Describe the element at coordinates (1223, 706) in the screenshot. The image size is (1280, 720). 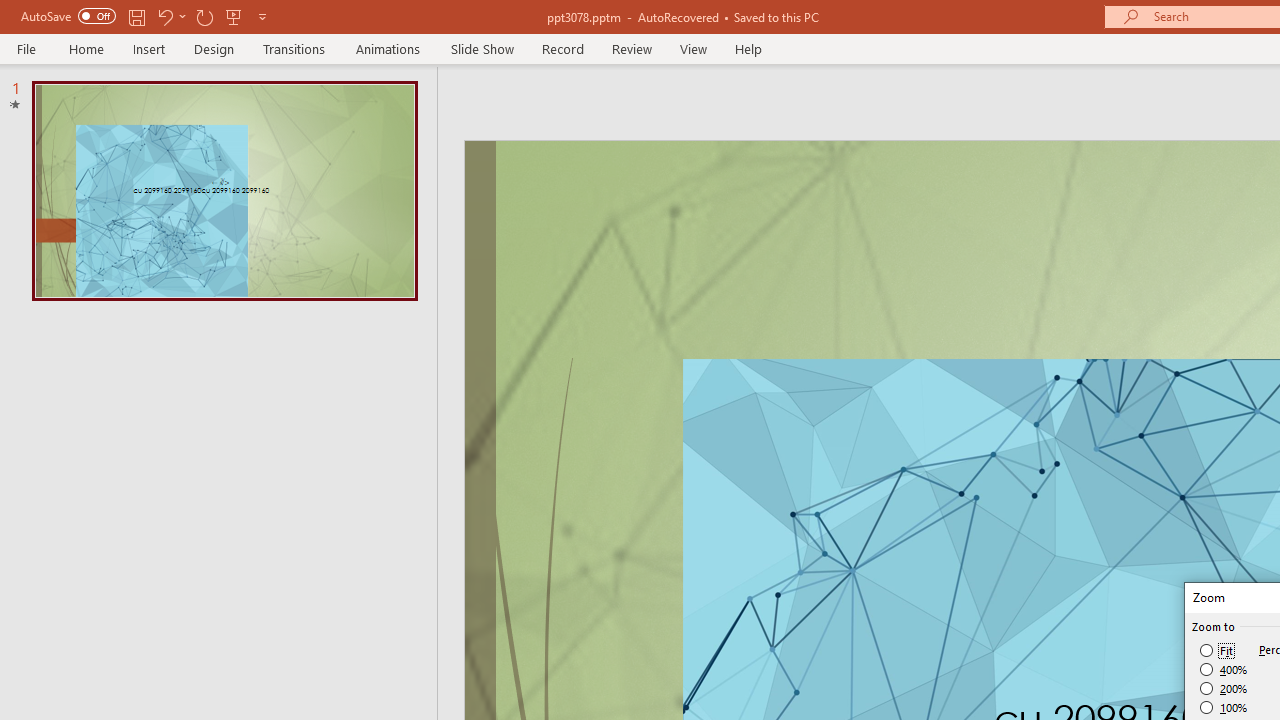
I see `'100%'` at that location.